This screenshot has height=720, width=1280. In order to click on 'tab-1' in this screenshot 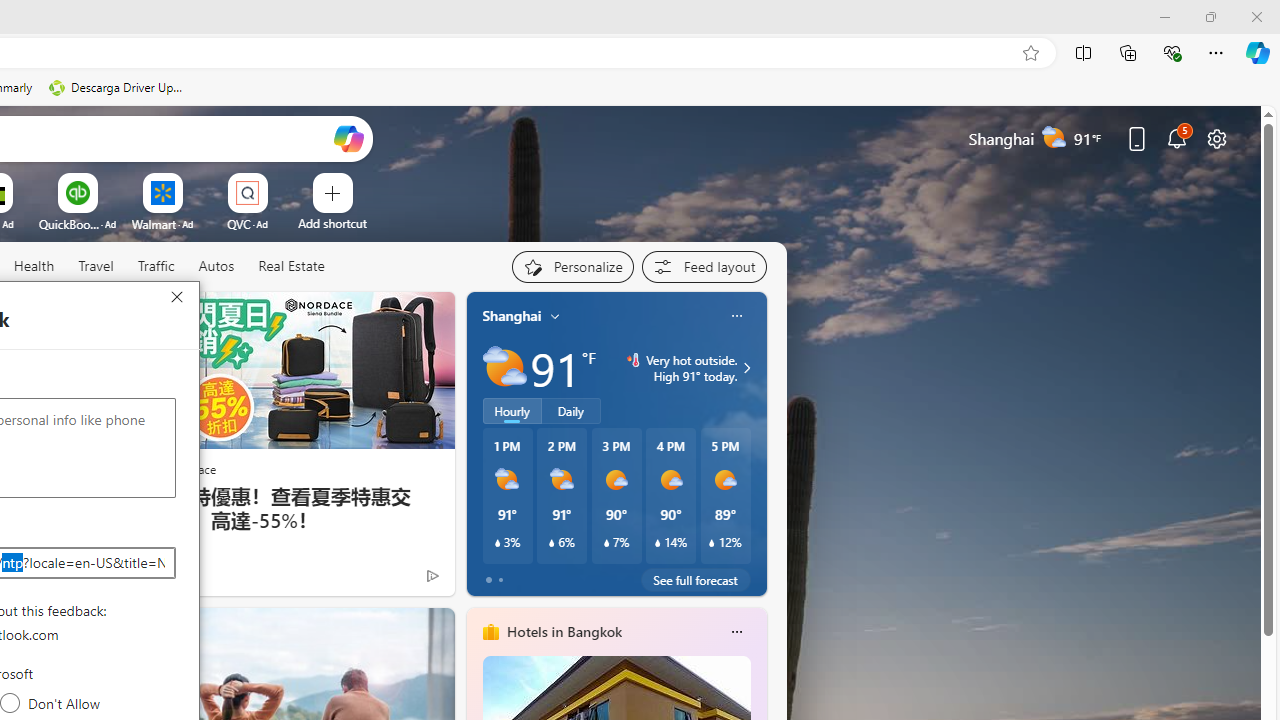, I will do `click(500, 579)`.